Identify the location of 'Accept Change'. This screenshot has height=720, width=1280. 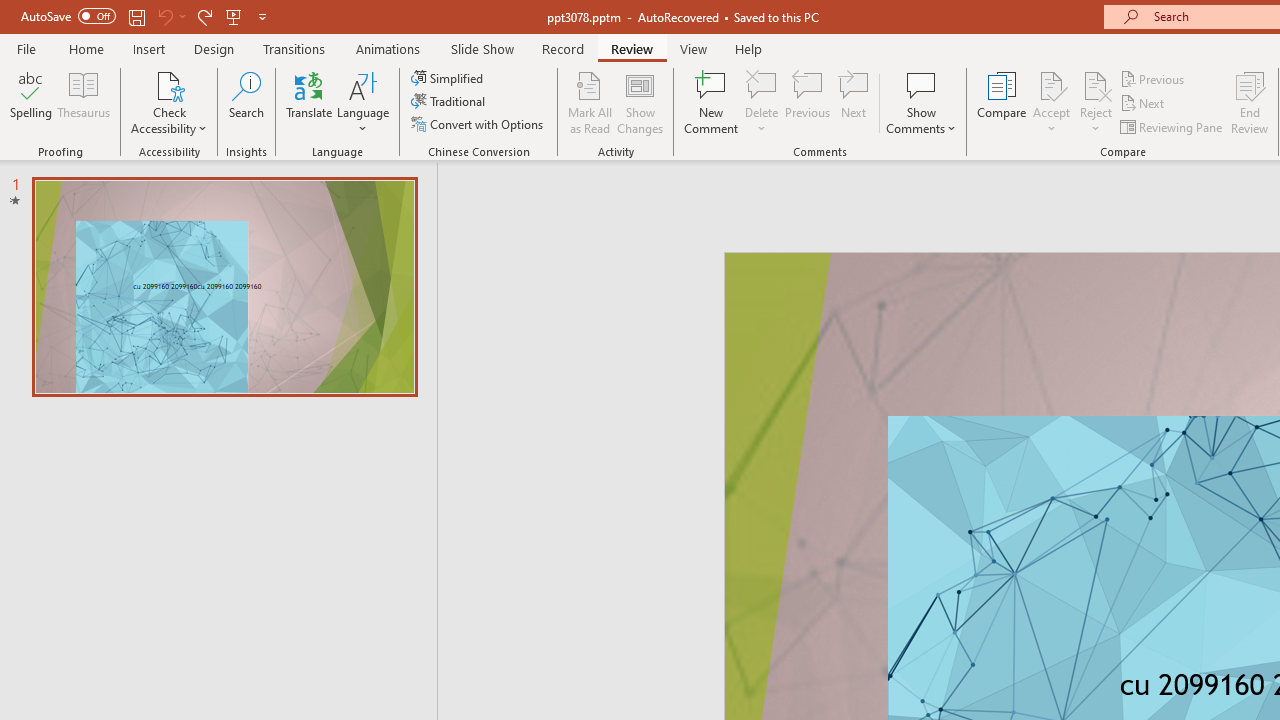
(1050, 84).